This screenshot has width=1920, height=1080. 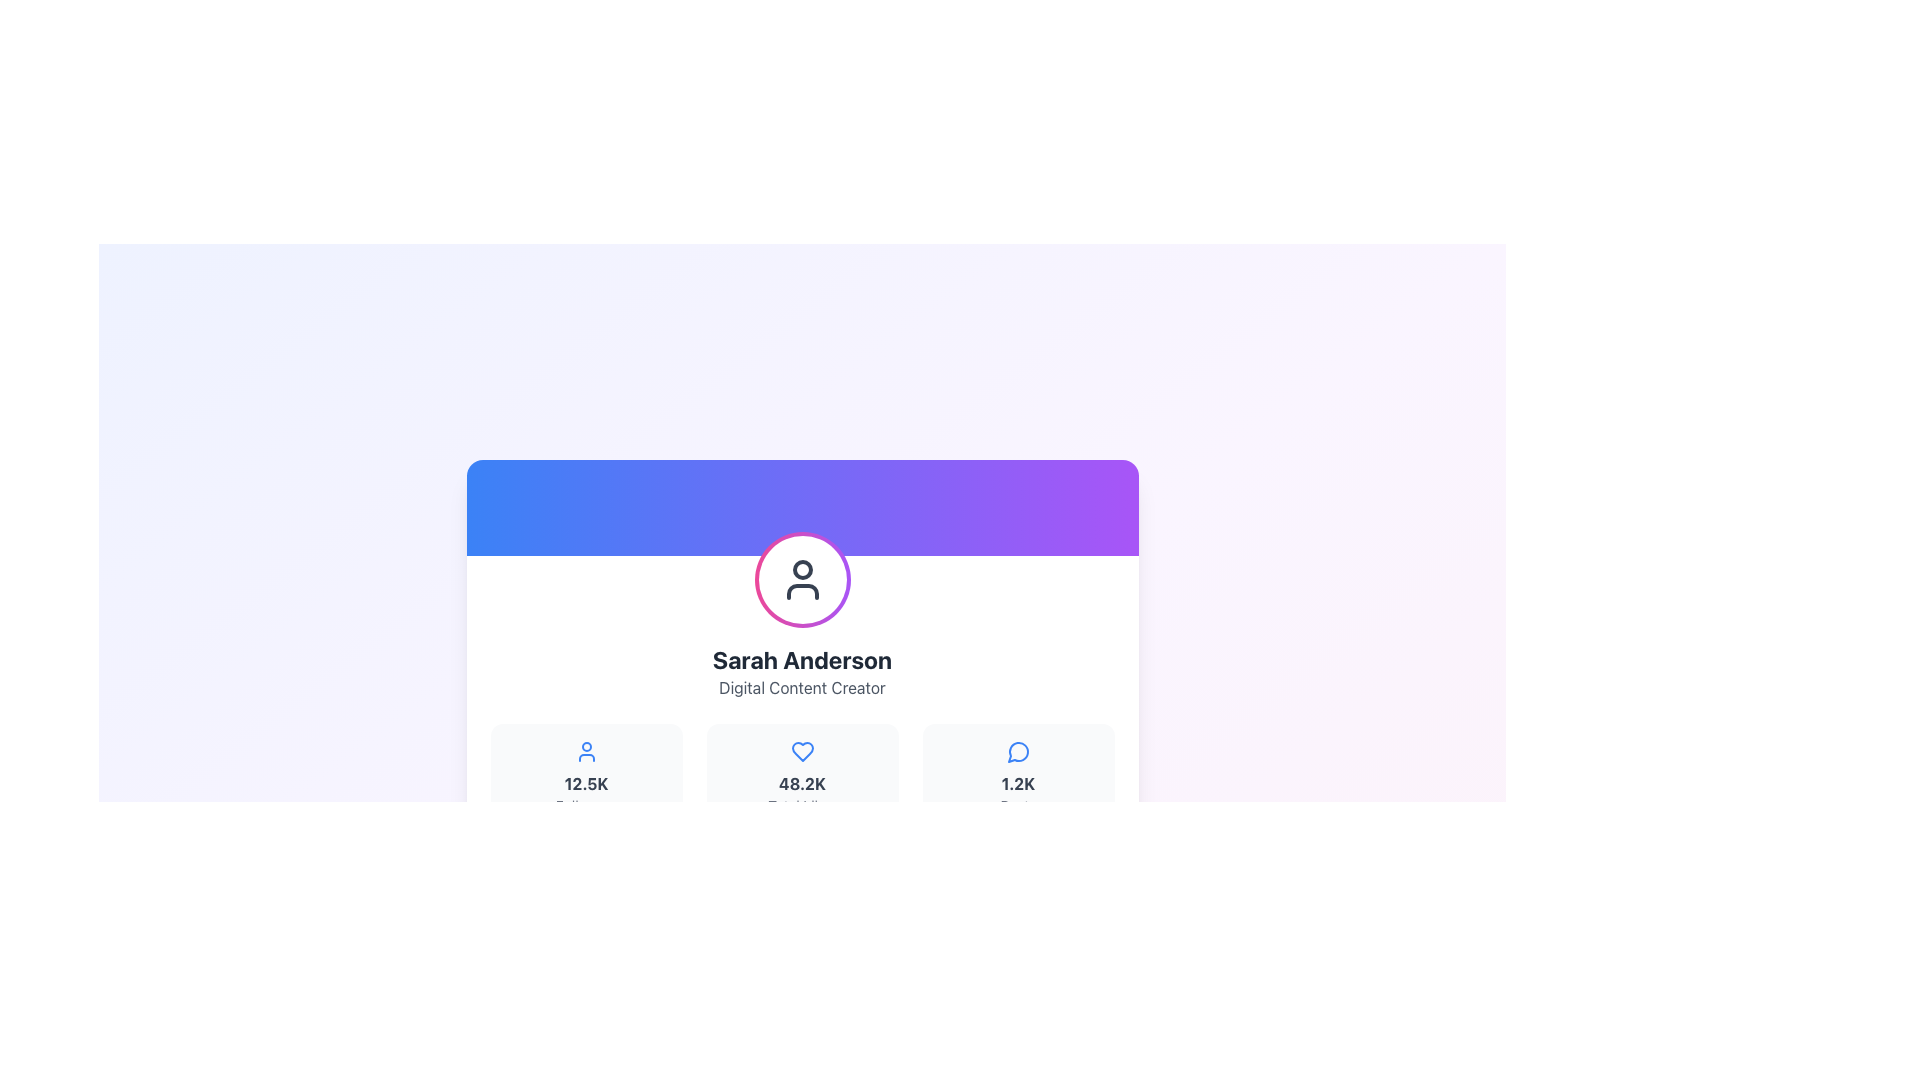 I want to click on the associated icons in the Statistical summary panel located centrally beneath the user's profile name and description, so click(x=802, y=777).